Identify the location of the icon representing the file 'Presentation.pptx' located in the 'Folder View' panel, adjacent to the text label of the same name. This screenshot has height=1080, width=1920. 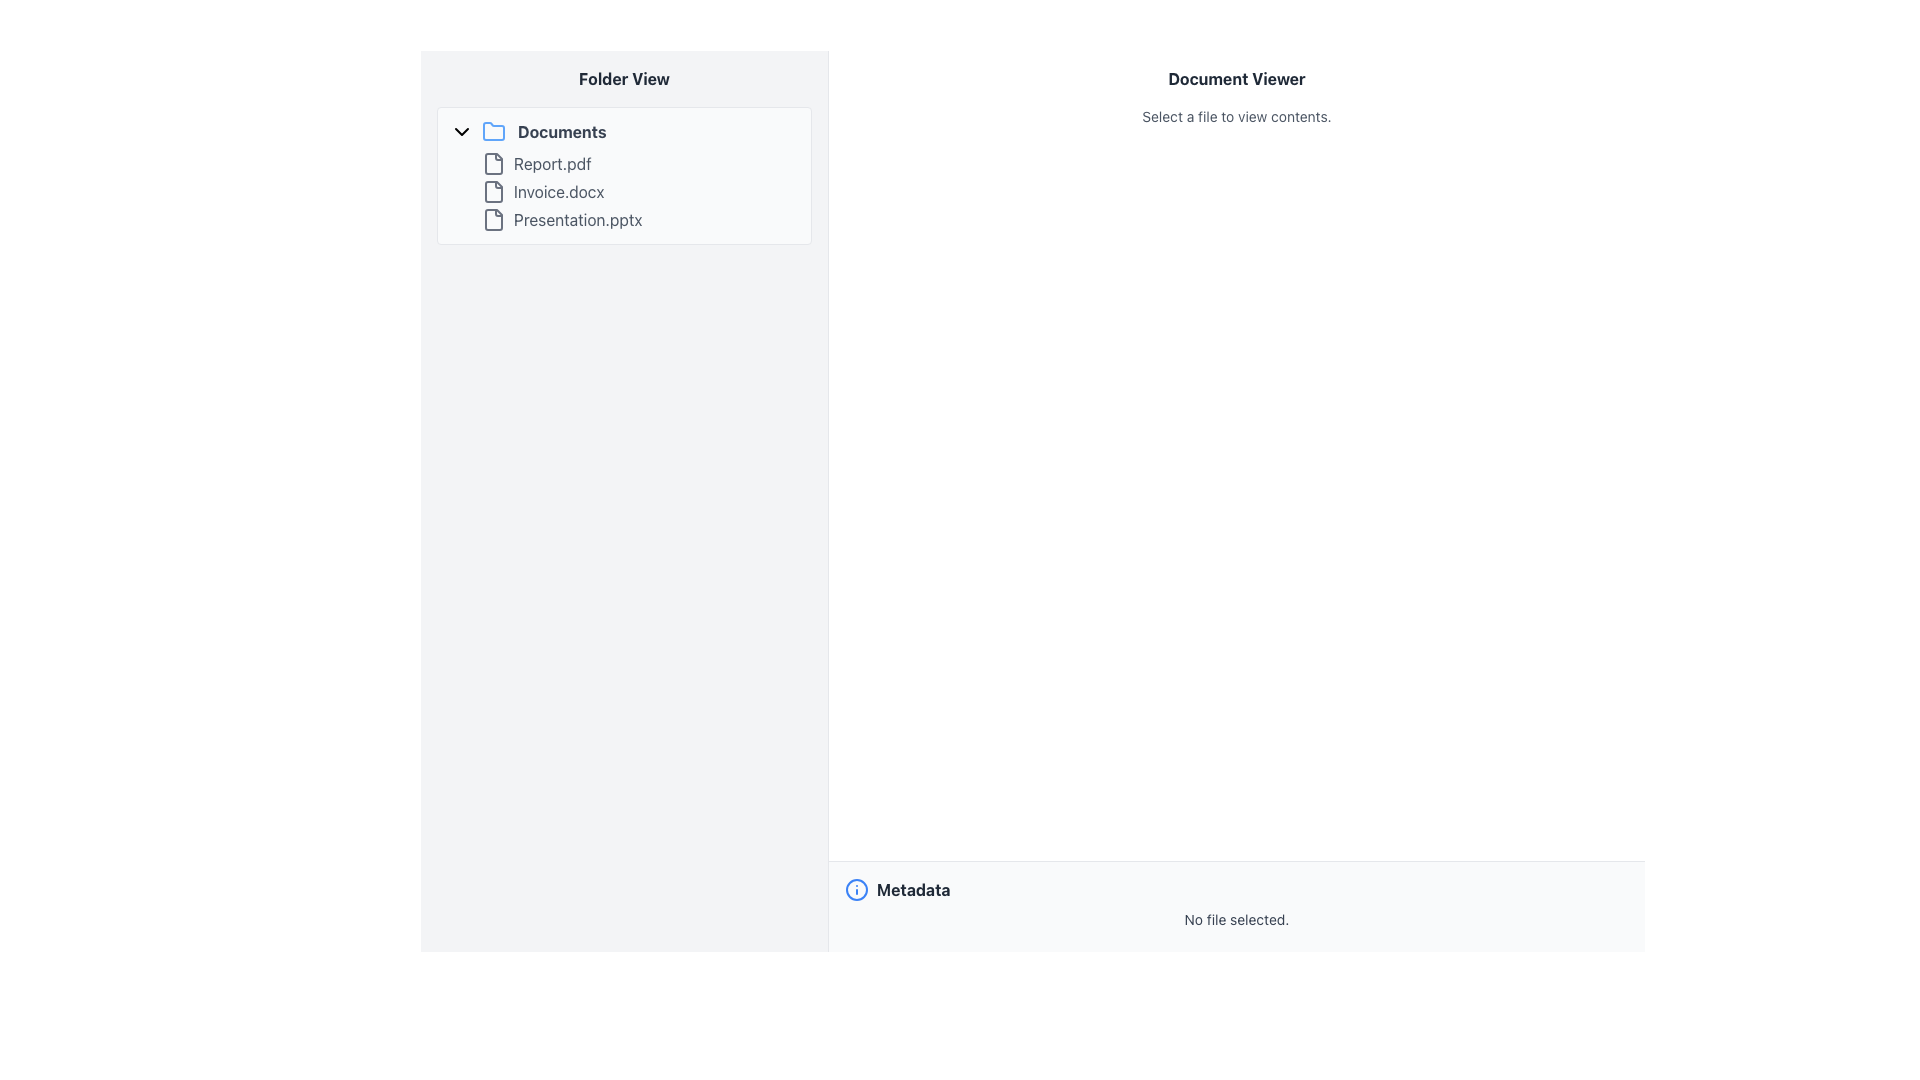
(494, 219).